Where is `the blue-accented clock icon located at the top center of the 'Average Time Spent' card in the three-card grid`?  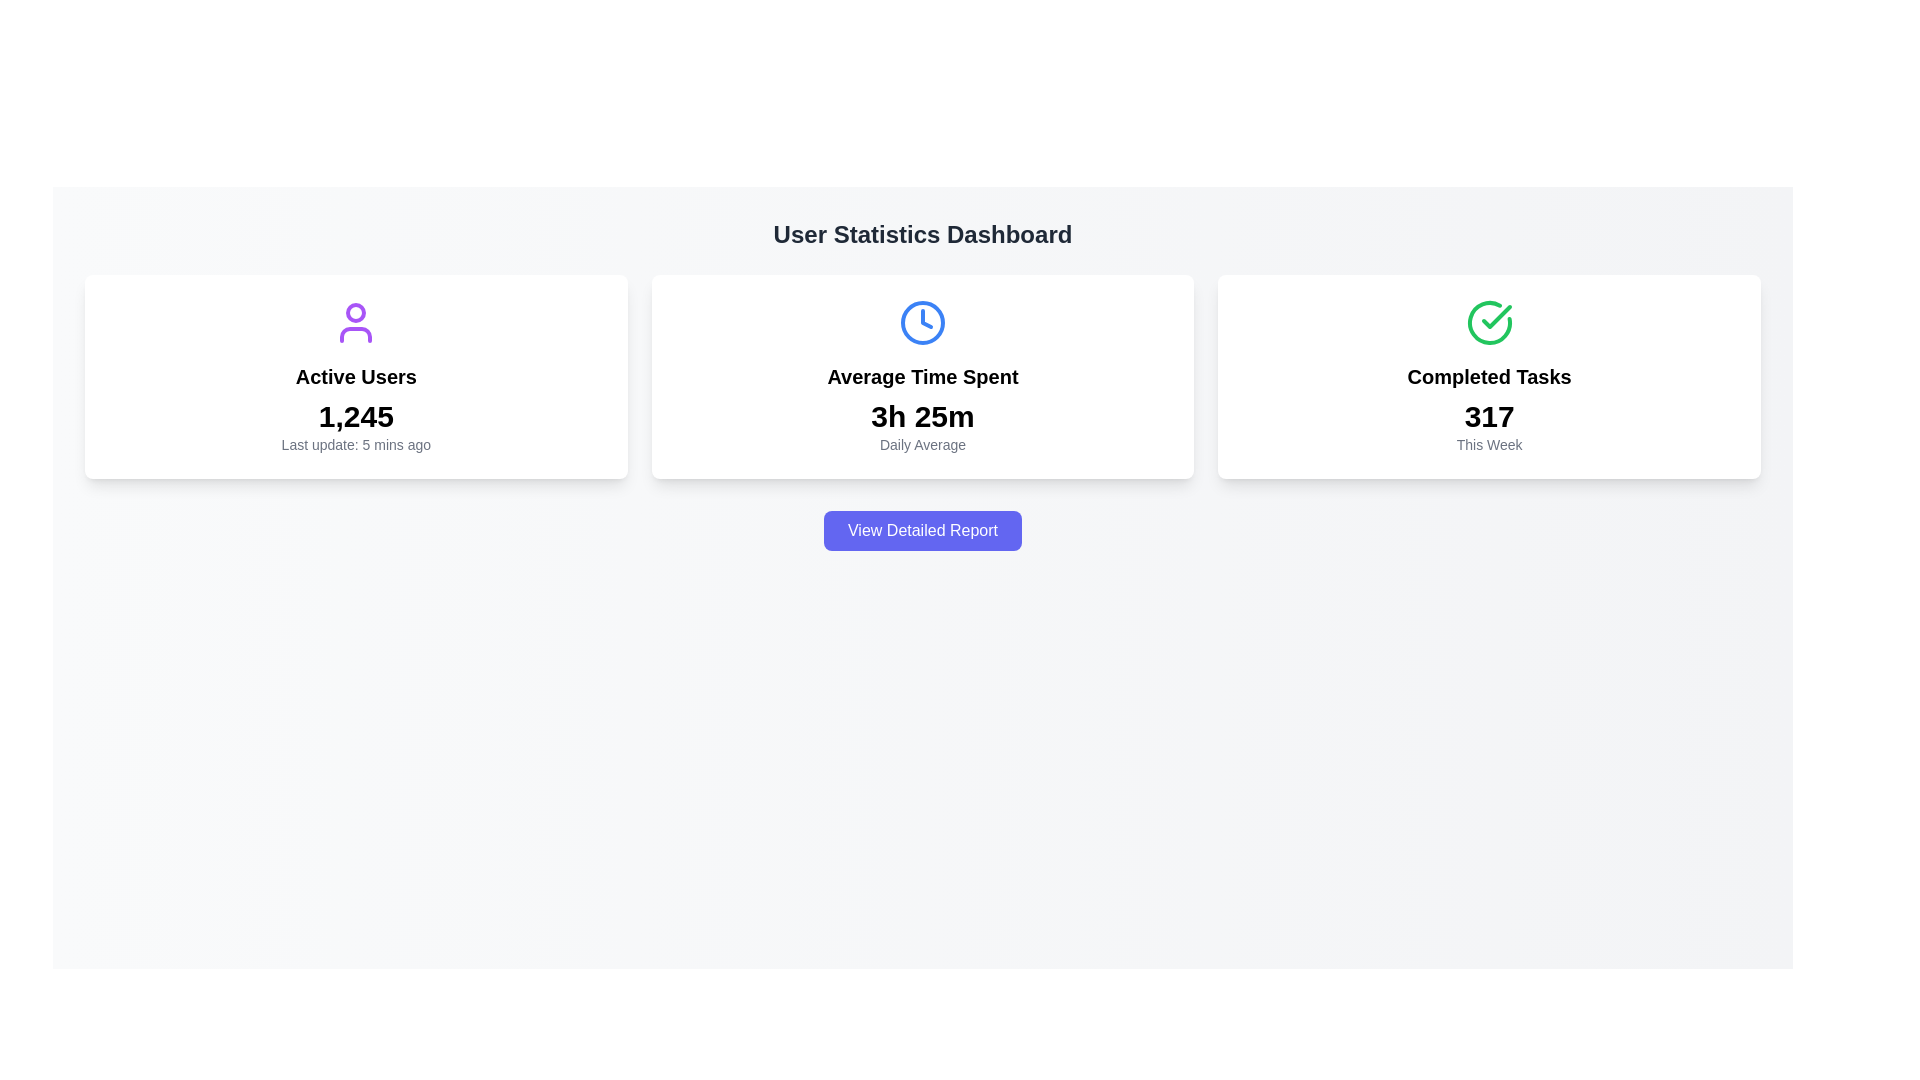
the blue-accented clock icon located at the top center of the 'Average Time Spent' card in the three-card grid is located at coordinates (921, 322).